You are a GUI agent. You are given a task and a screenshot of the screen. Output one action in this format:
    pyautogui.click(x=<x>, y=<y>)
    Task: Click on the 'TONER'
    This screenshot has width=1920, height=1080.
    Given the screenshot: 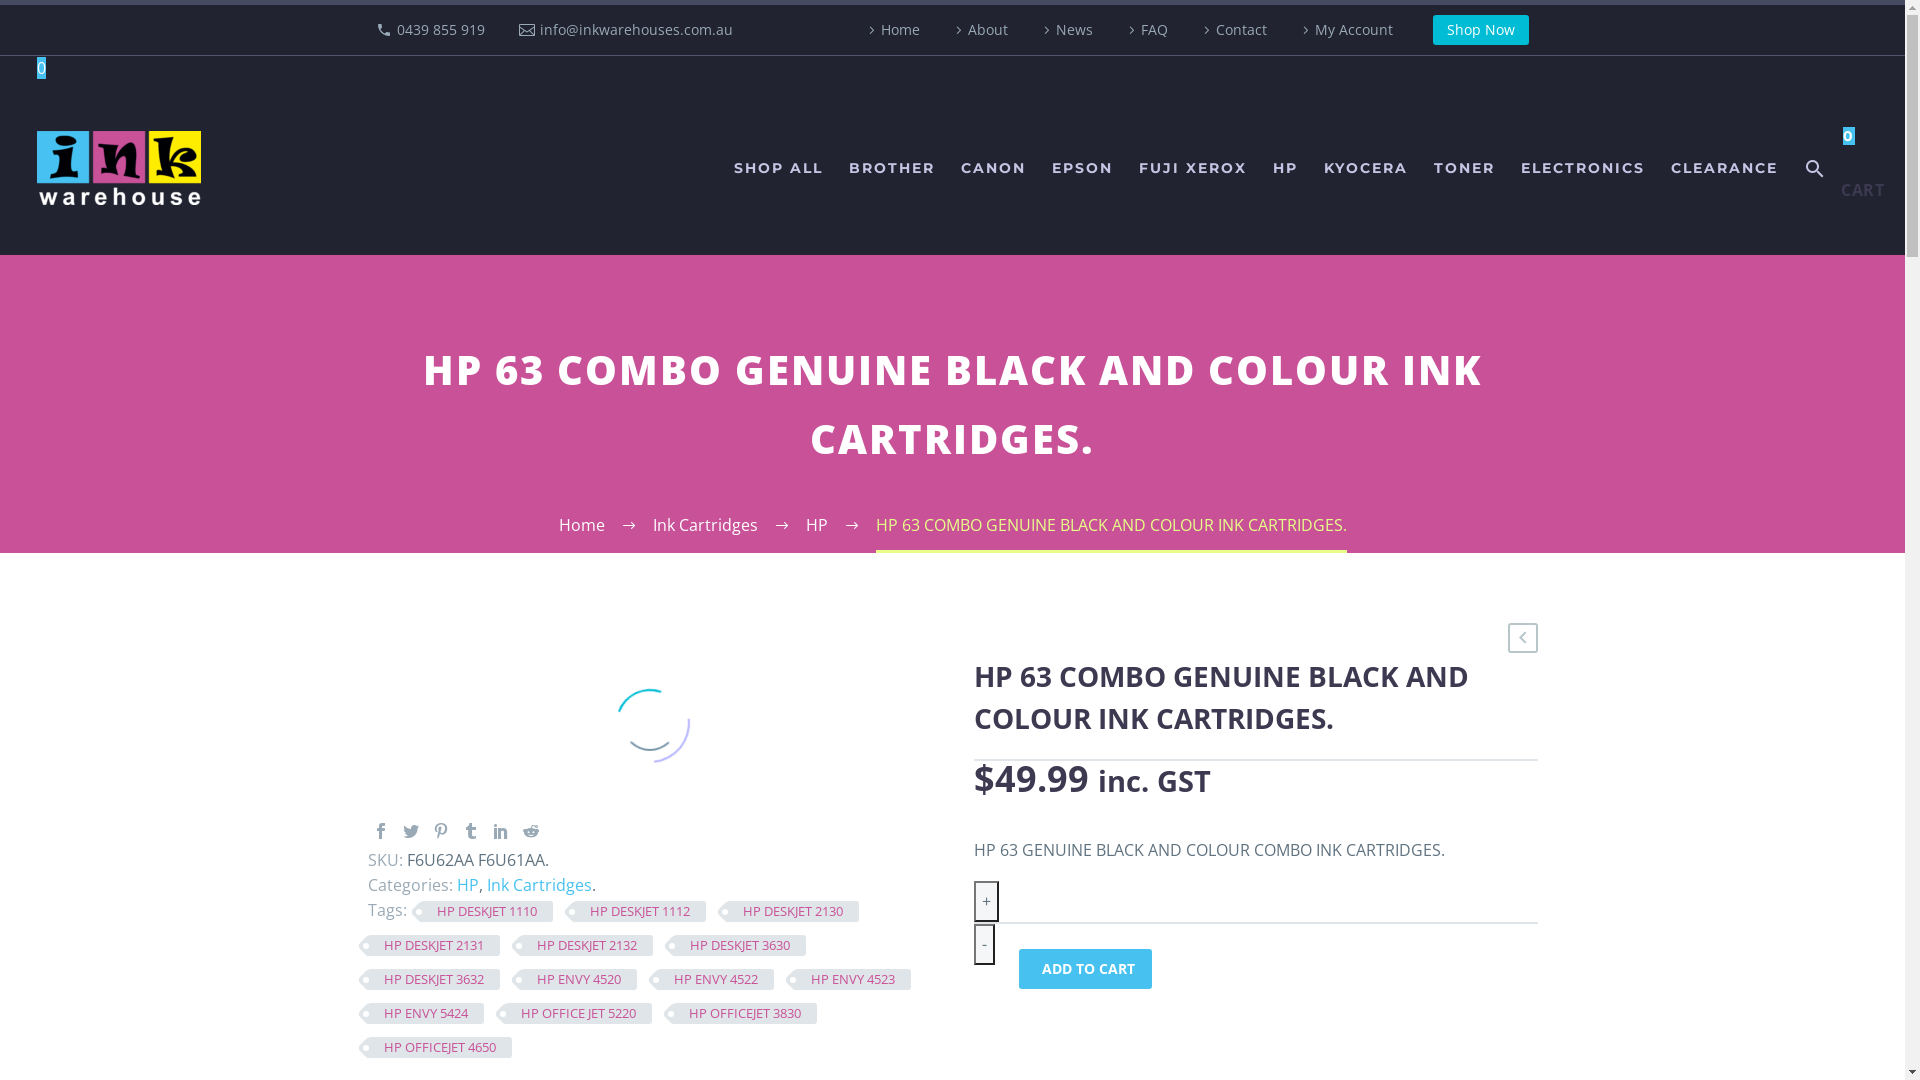 What is the action you would take?
    pyautogui.click(x=1464, y=167)
    